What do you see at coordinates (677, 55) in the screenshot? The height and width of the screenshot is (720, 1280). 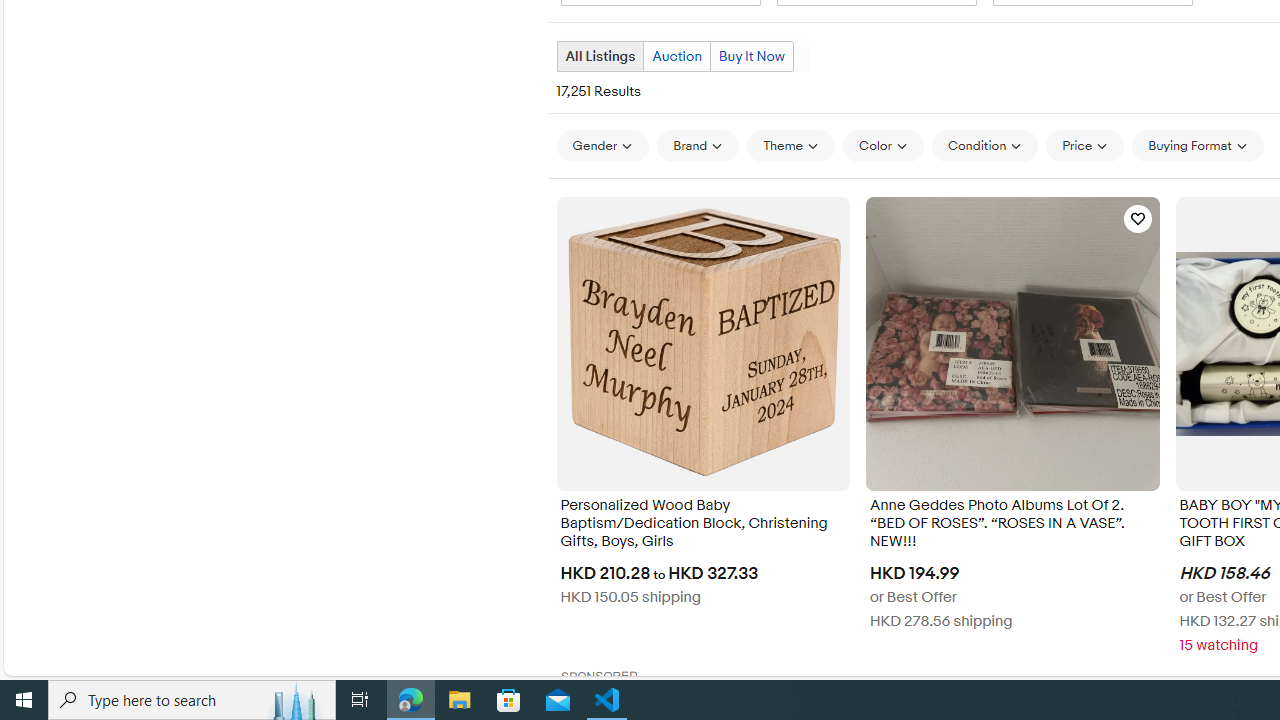 I see `'Auction'` at bounding box center [677, 55].